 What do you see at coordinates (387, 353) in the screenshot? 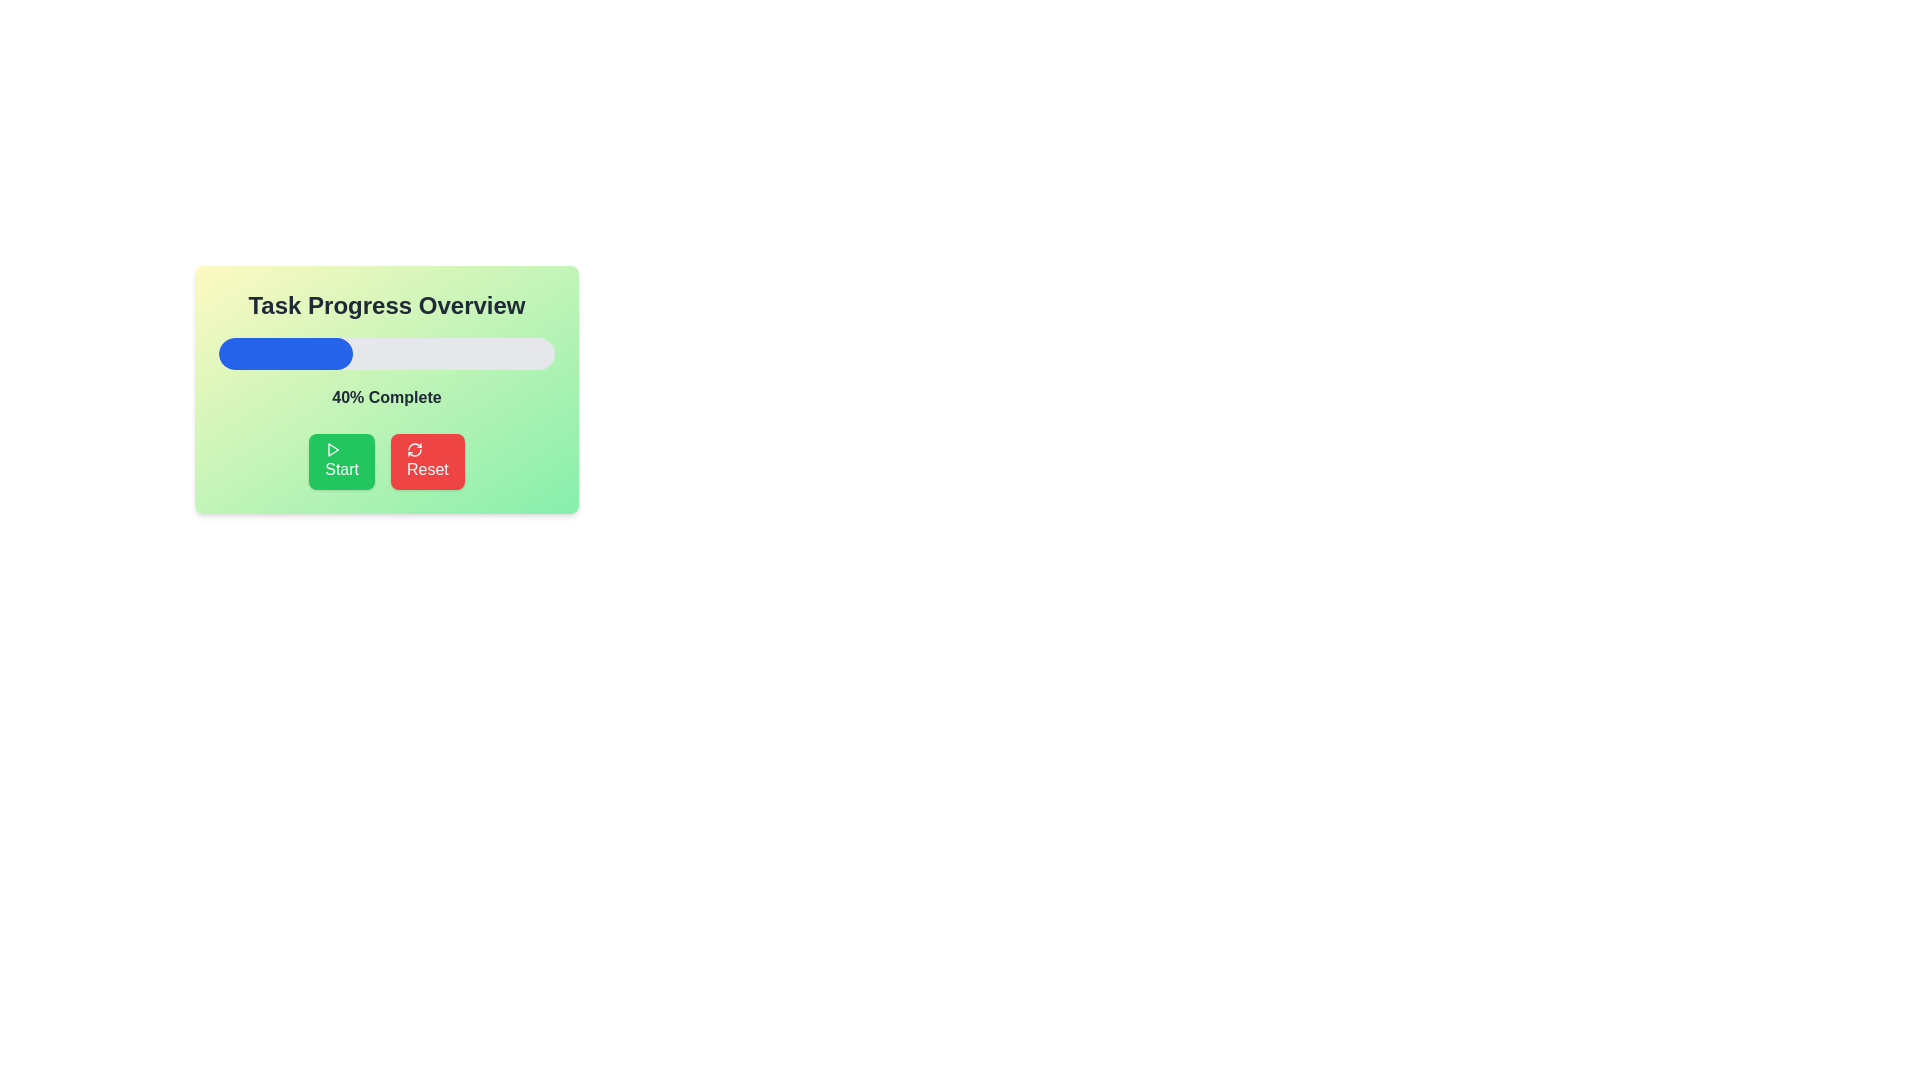
I see `the progress bar indicating 40% completion in the 'Task Progress Overview' section` at bounding box center [387, 353].